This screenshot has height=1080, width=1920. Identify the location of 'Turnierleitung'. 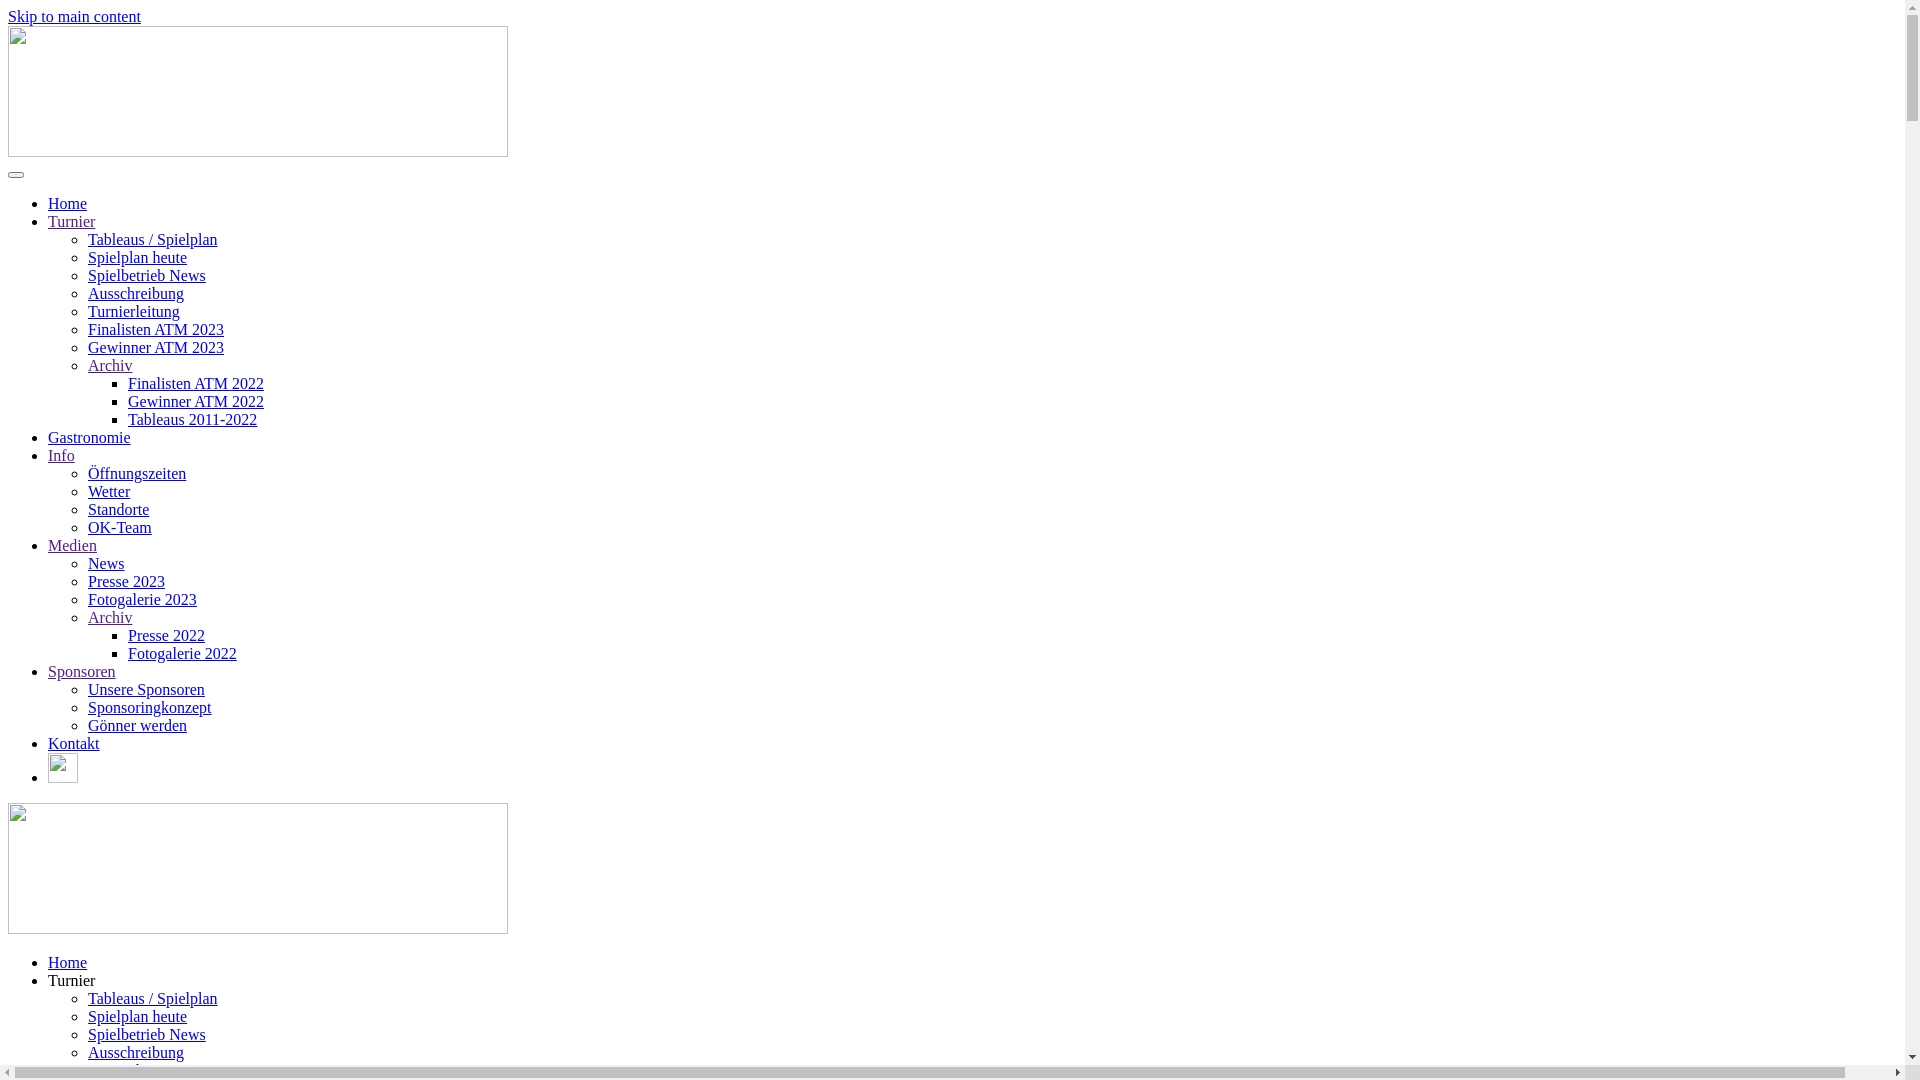
(86, 311).